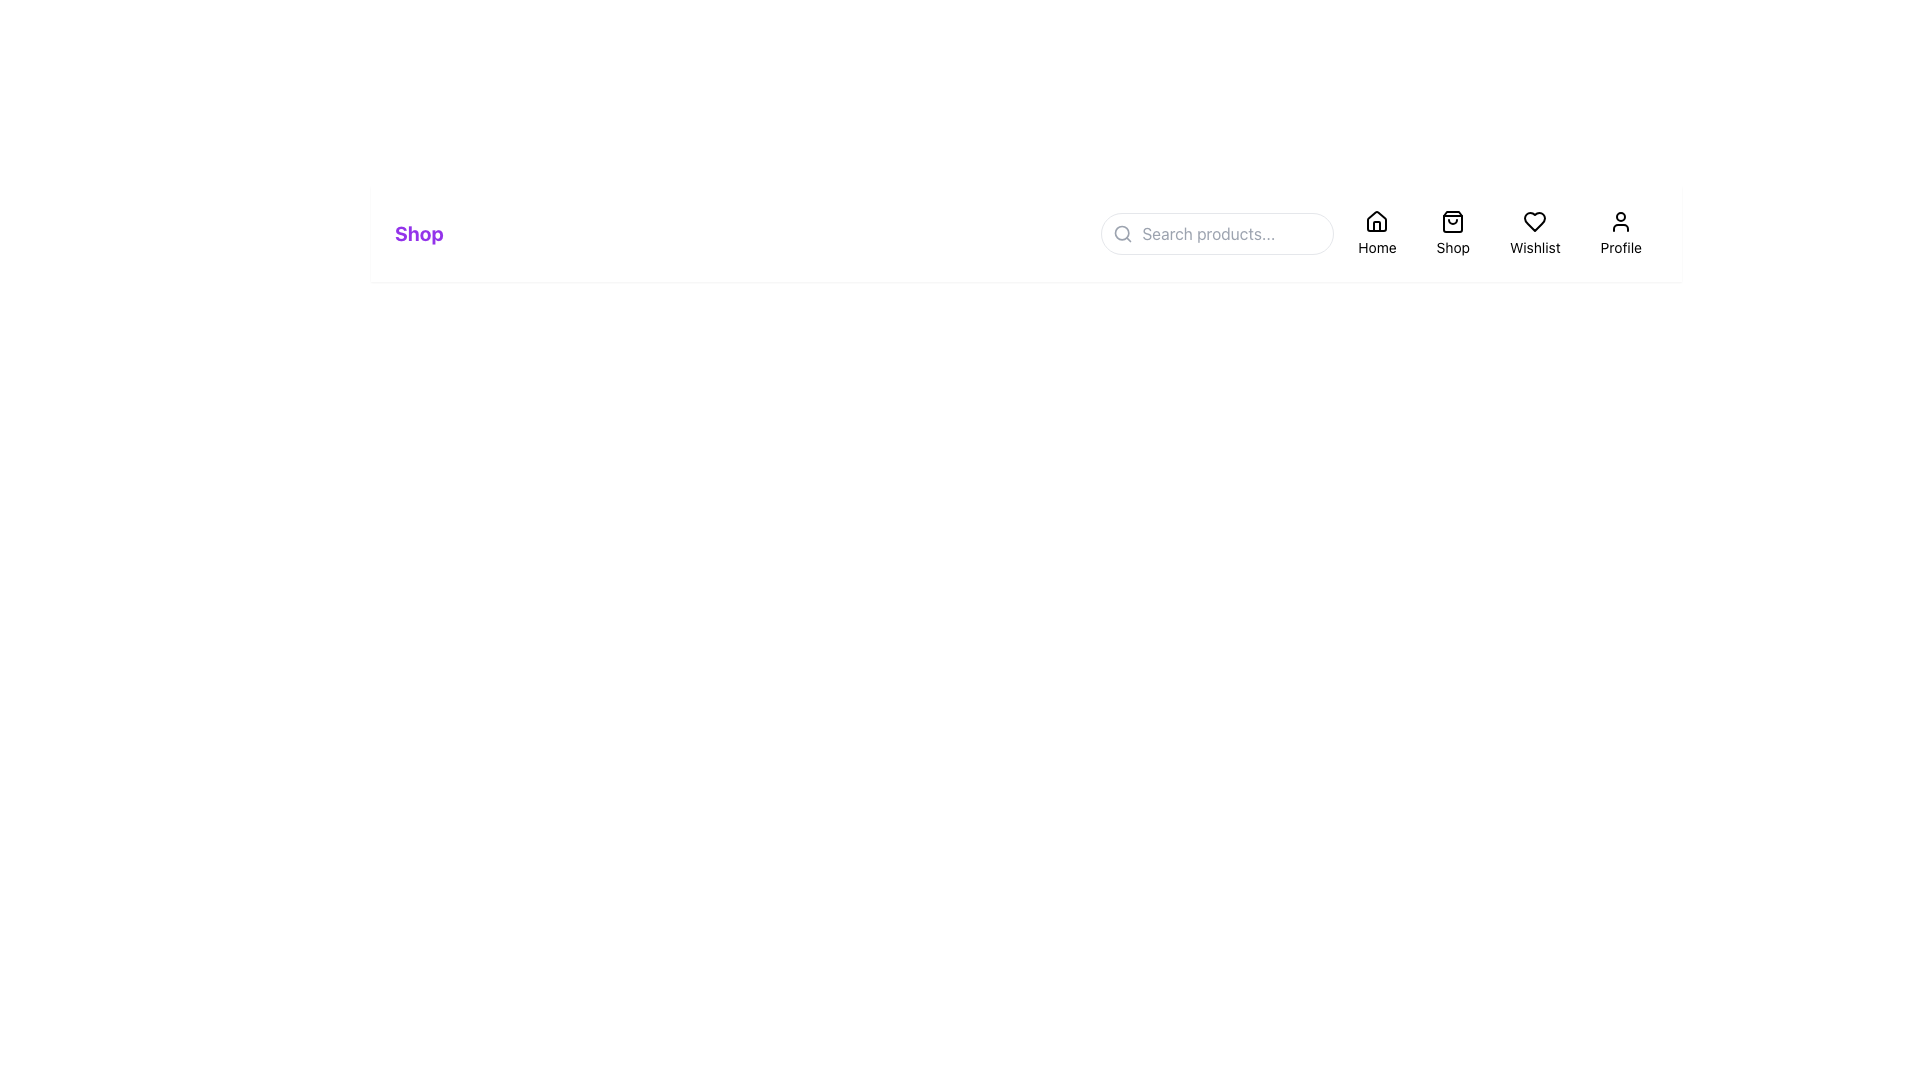 The image size is (1920, 1080). Describe the element at coordinates (1376, 233) in the screenshot. I see `the navigation button in the top-right corner that redirects to the home page to observe the hover effect` at that location.